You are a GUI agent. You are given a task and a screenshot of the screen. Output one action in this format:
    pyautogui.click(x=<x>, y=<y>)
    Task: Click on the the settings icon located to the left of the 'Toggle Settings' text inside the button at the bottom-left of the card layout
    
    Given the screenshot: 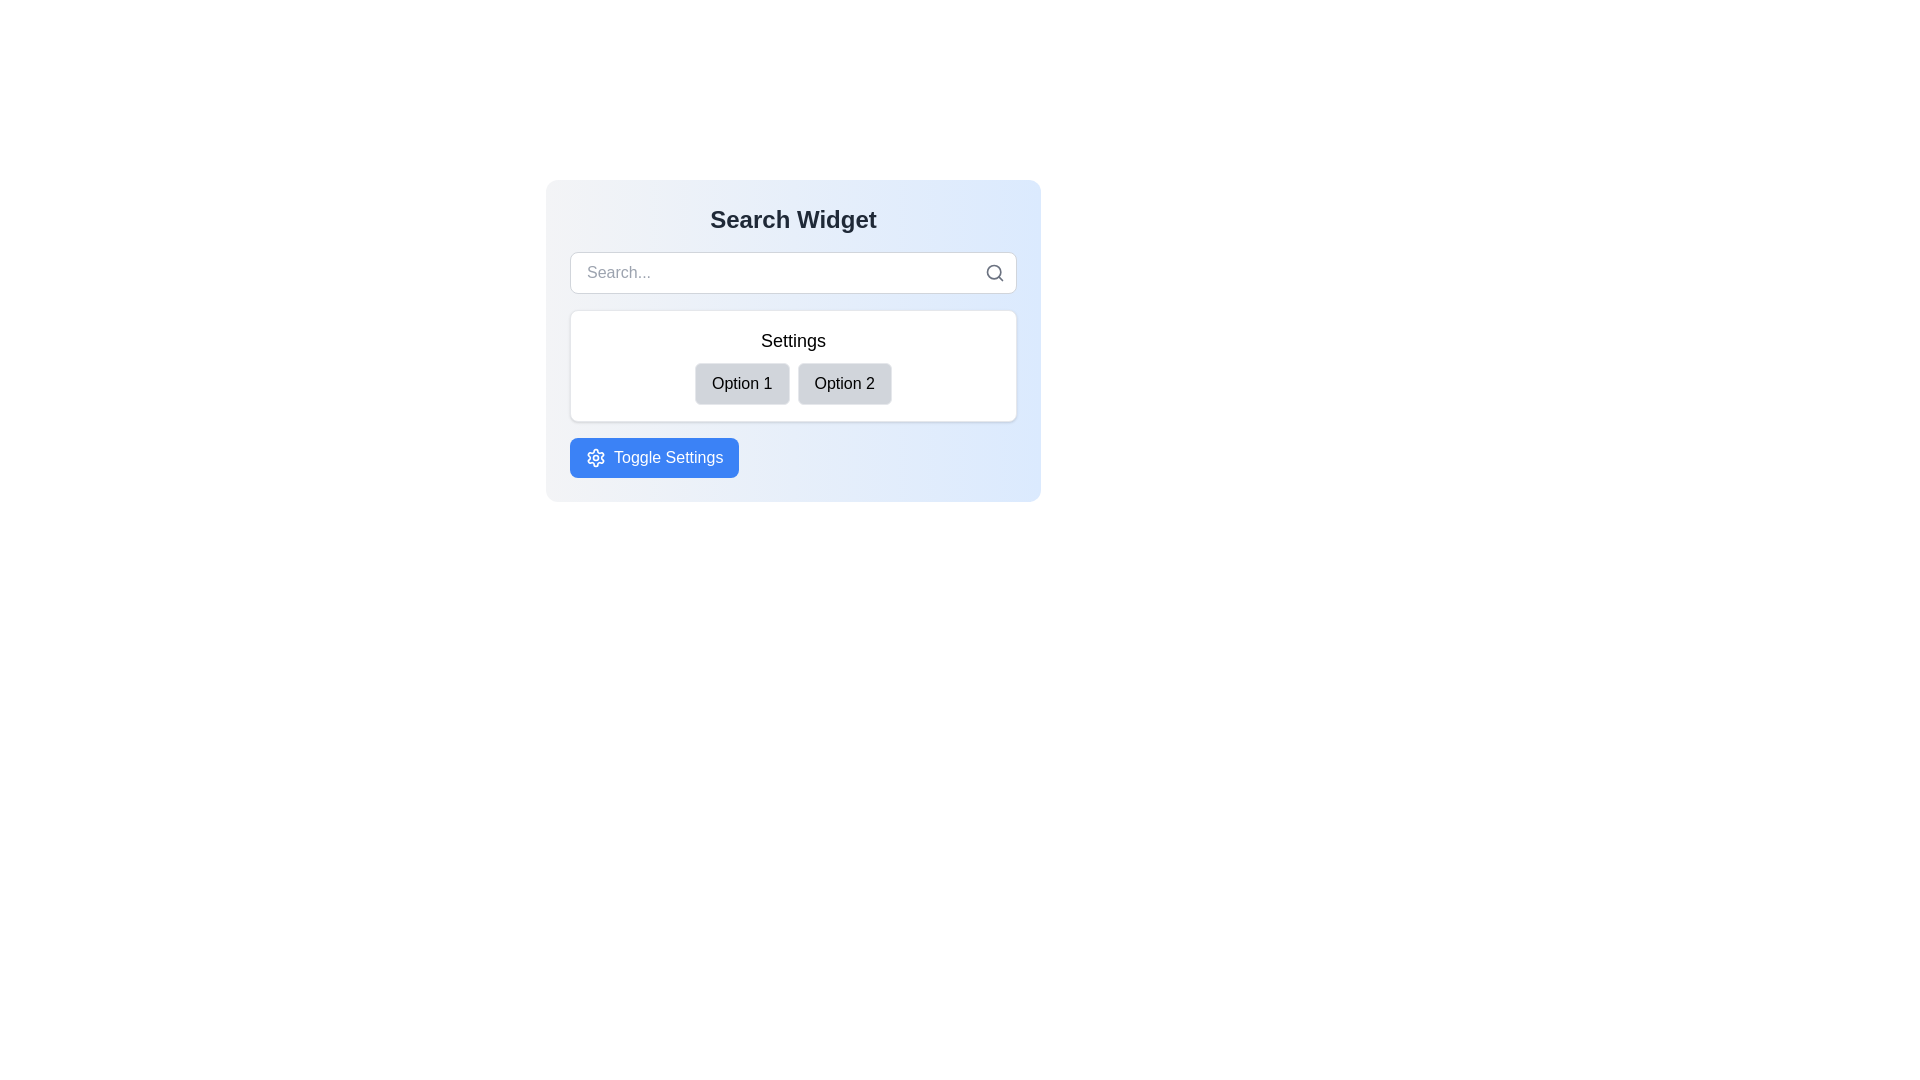 What is the action you would take?
    pyautogui.click(x=594, y=458)
    